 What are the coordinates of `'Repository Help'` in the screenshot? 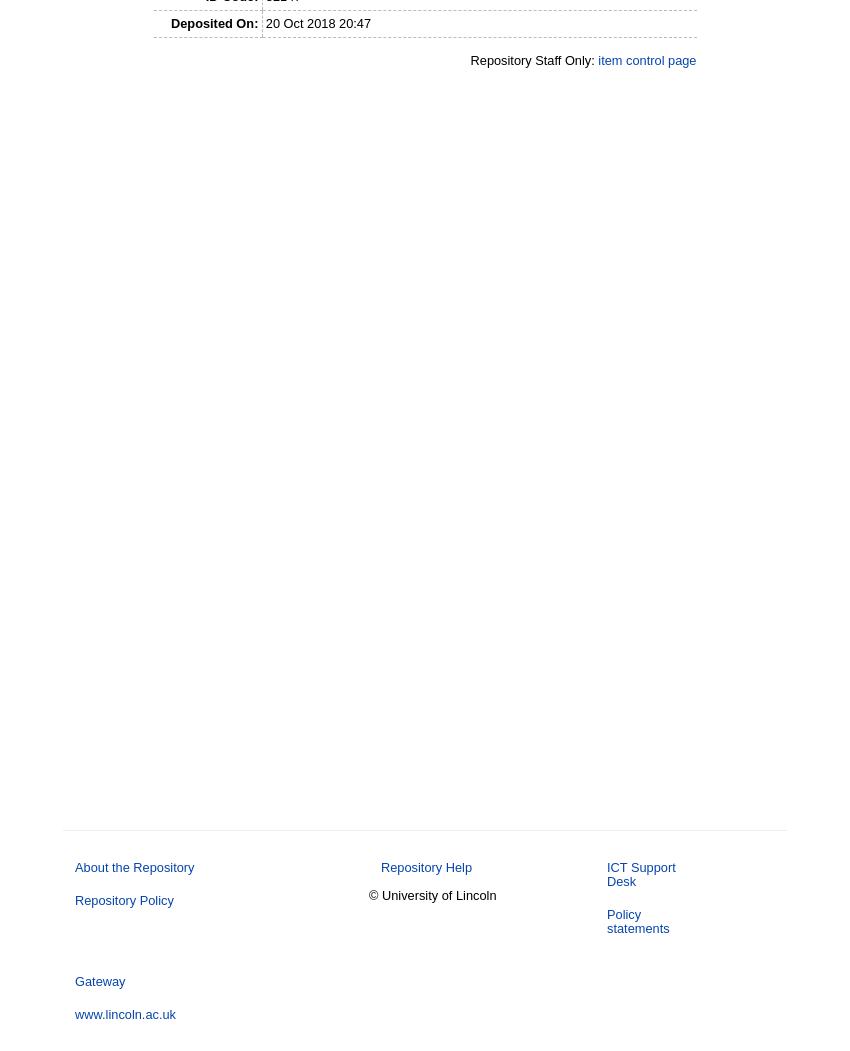 It's located at (379, 866).